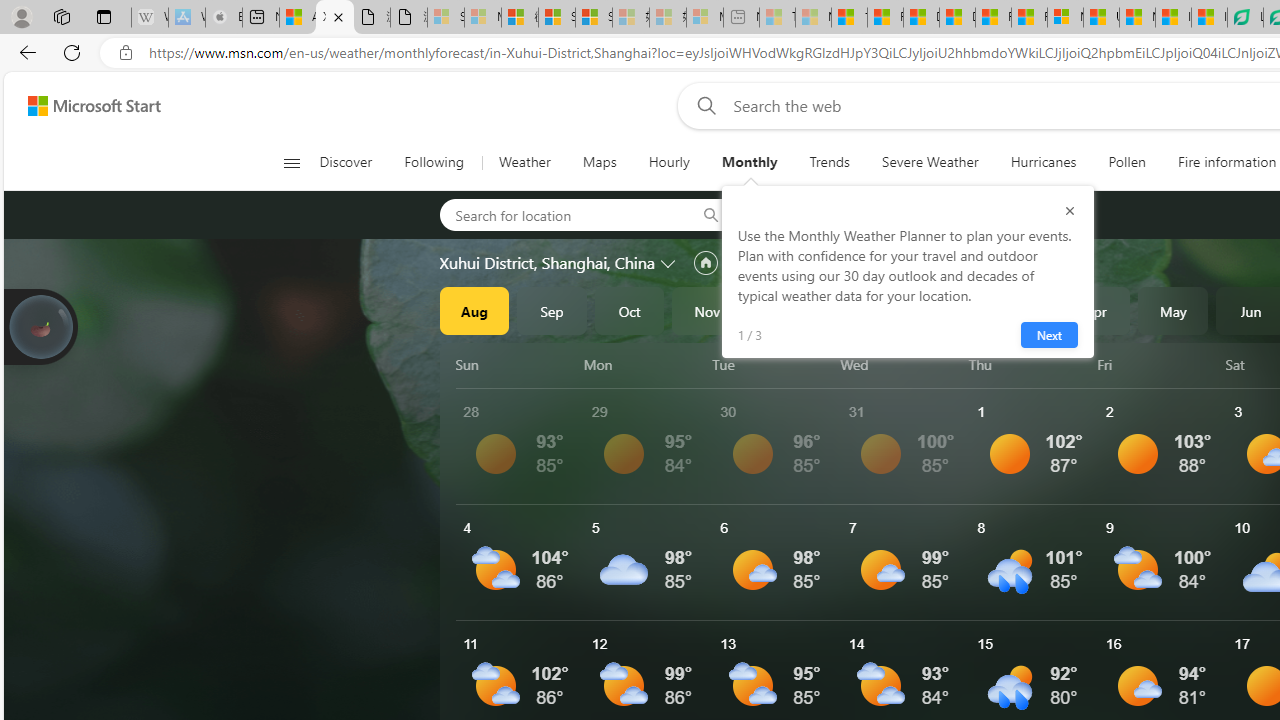  I want to click on 'Change location', so click(670, 261).